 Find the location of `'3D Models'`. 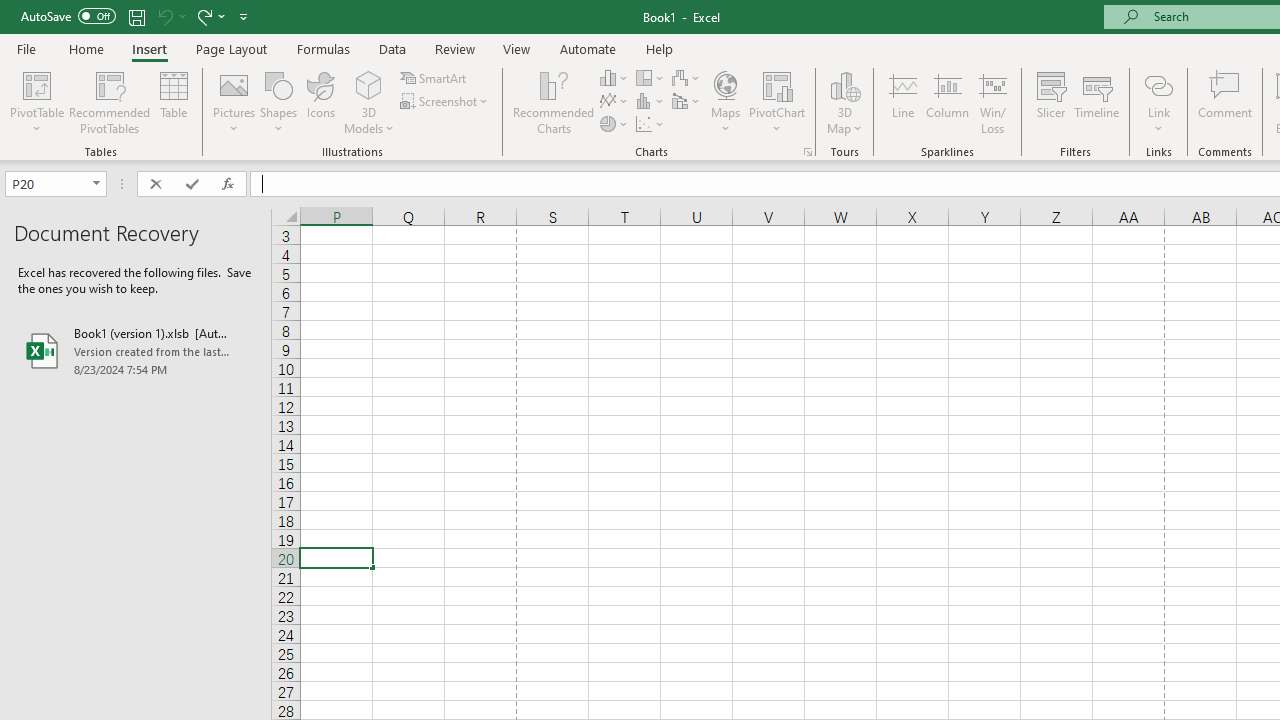

'3D Models' is located at coordinates (369, 84).